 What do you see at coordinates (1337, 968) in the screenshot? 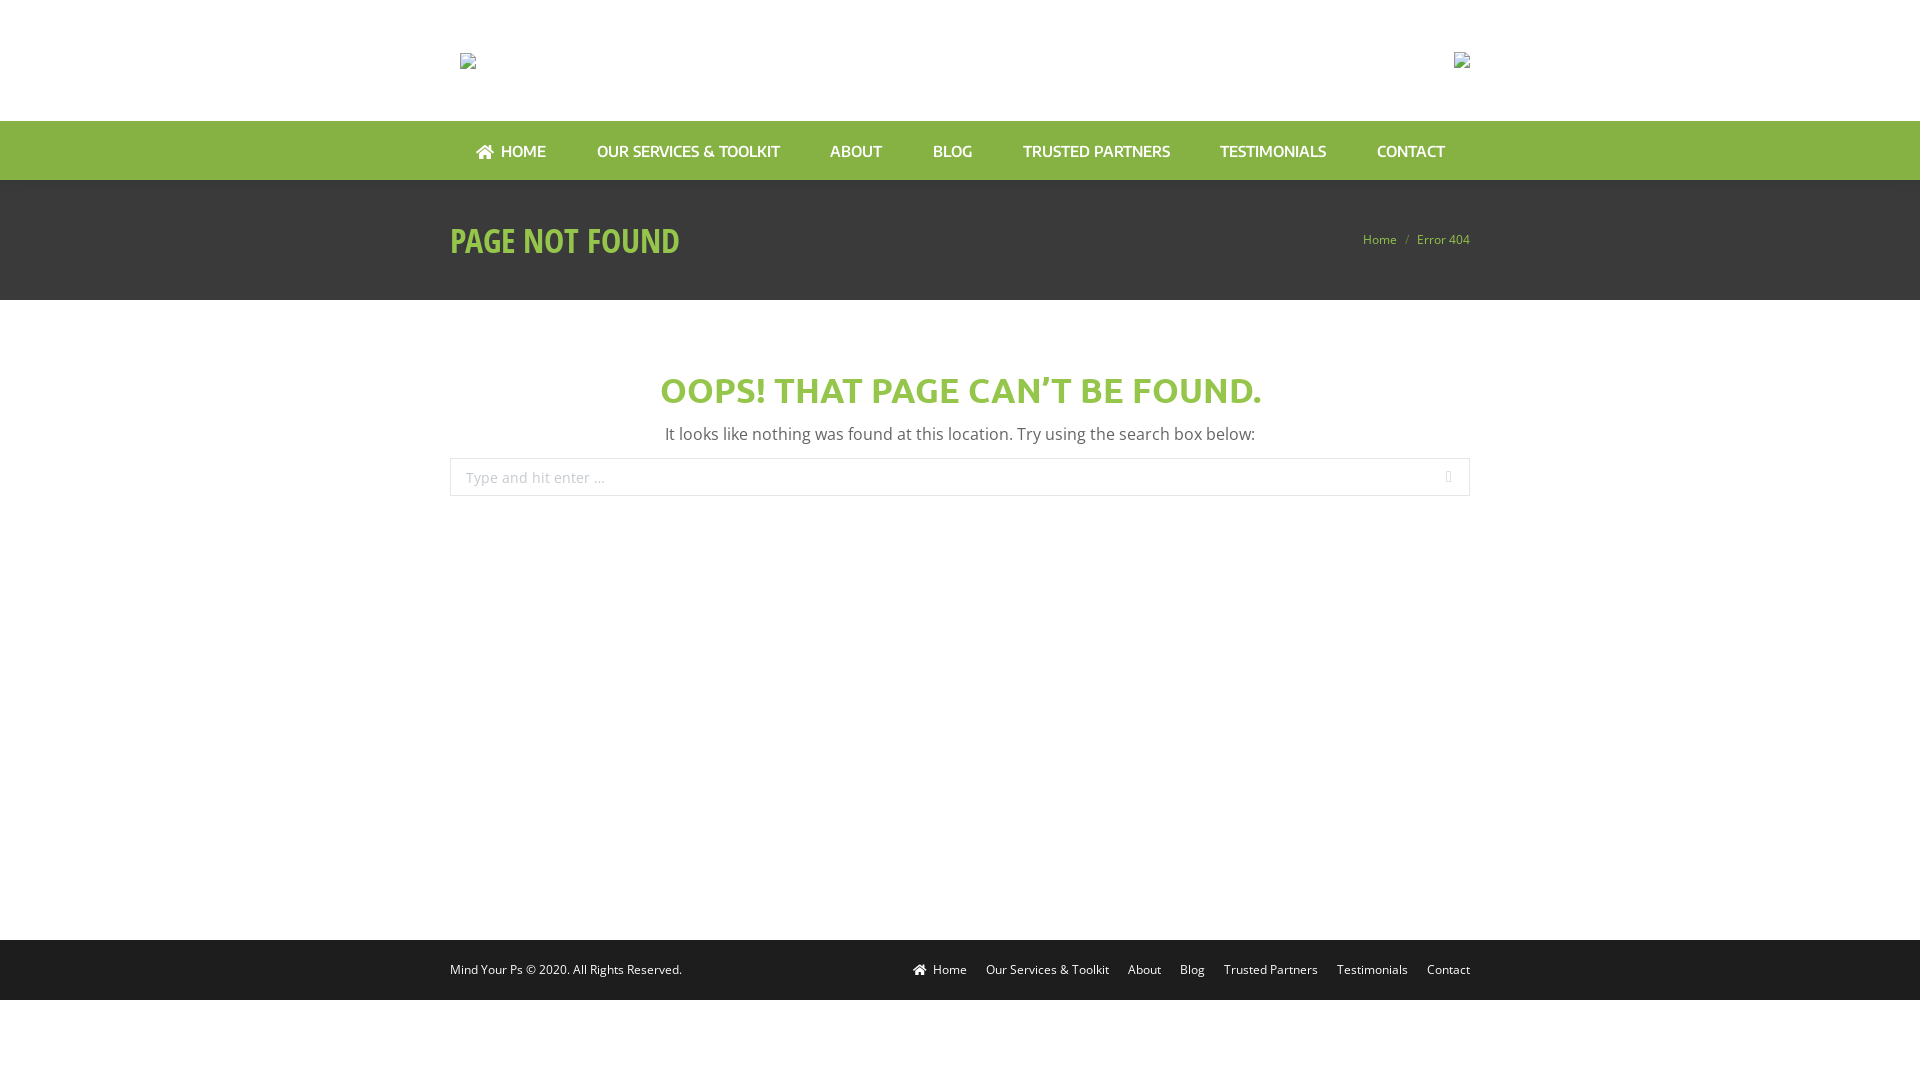
I see `'Testimonials'` at bounding box center [1337, 968].